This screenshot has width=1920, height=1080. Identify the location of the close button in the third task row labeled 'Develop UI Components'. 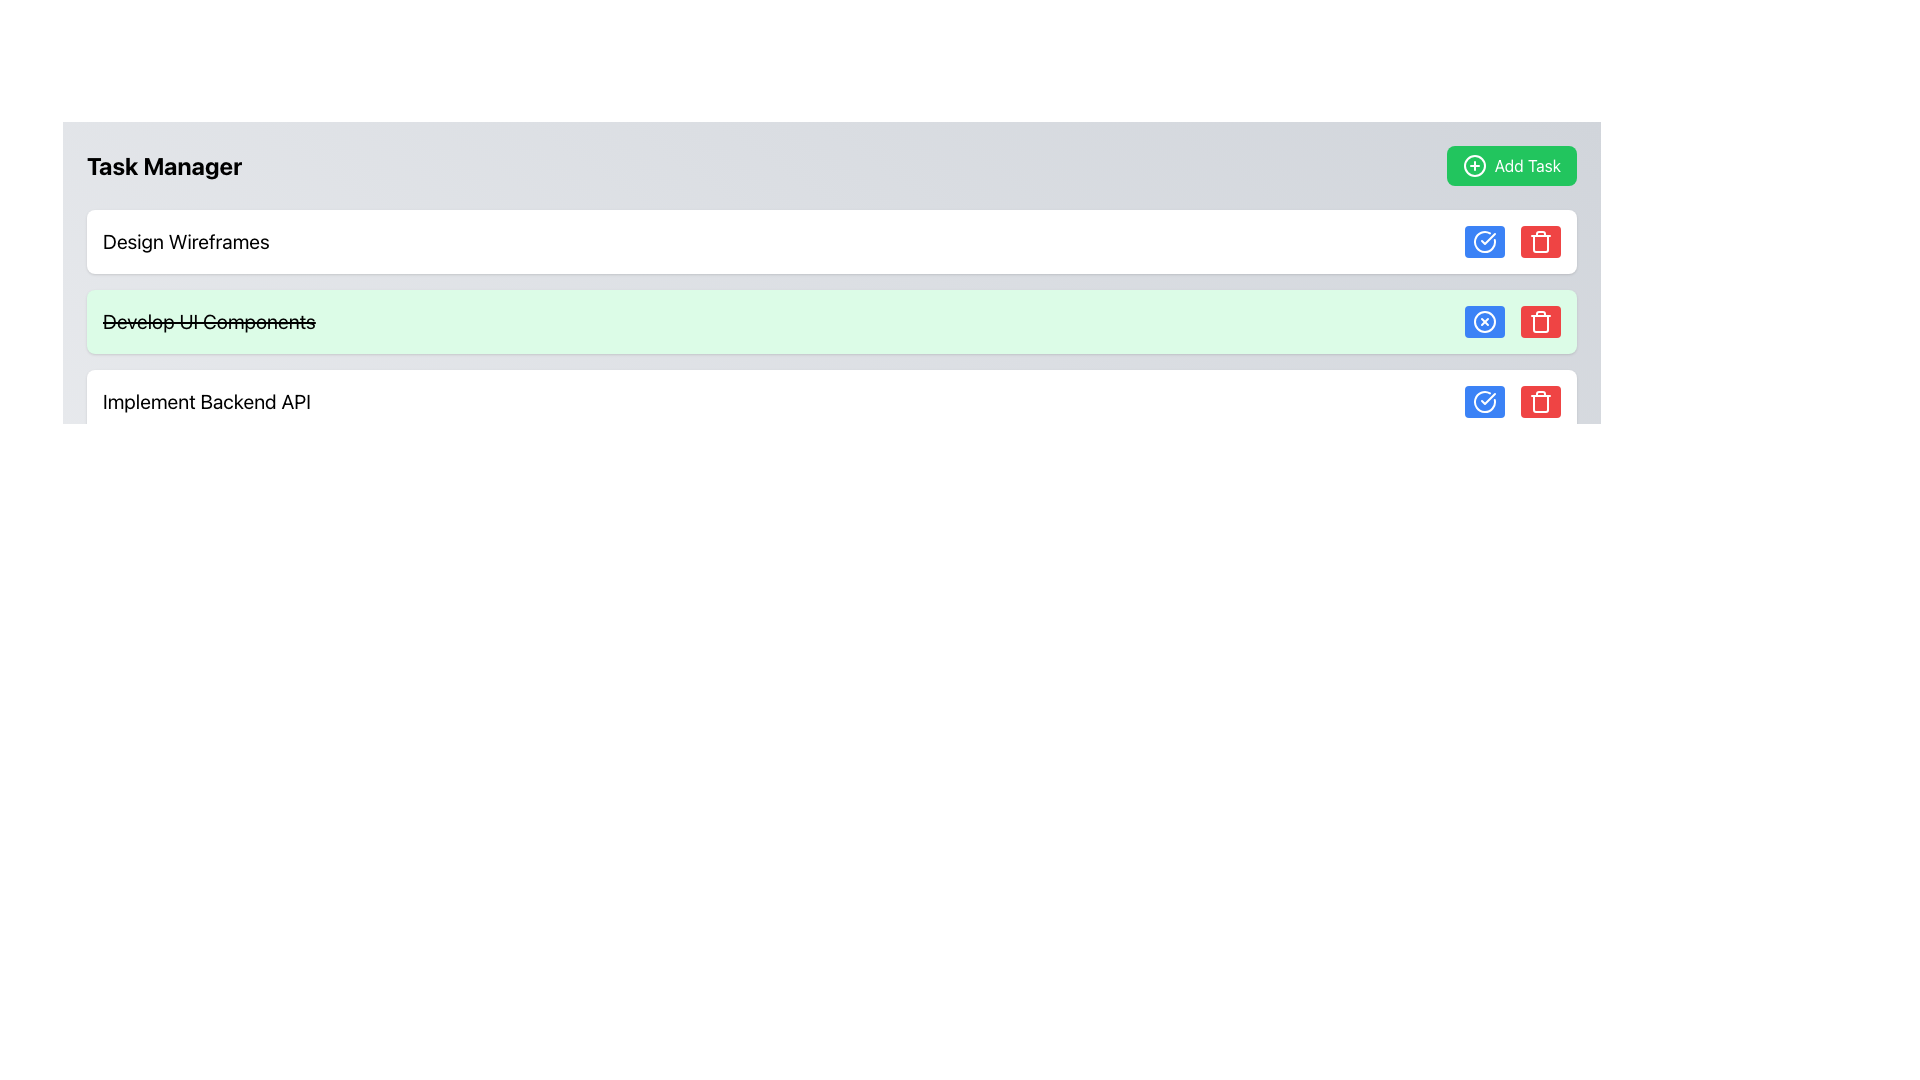
(1484, 320).